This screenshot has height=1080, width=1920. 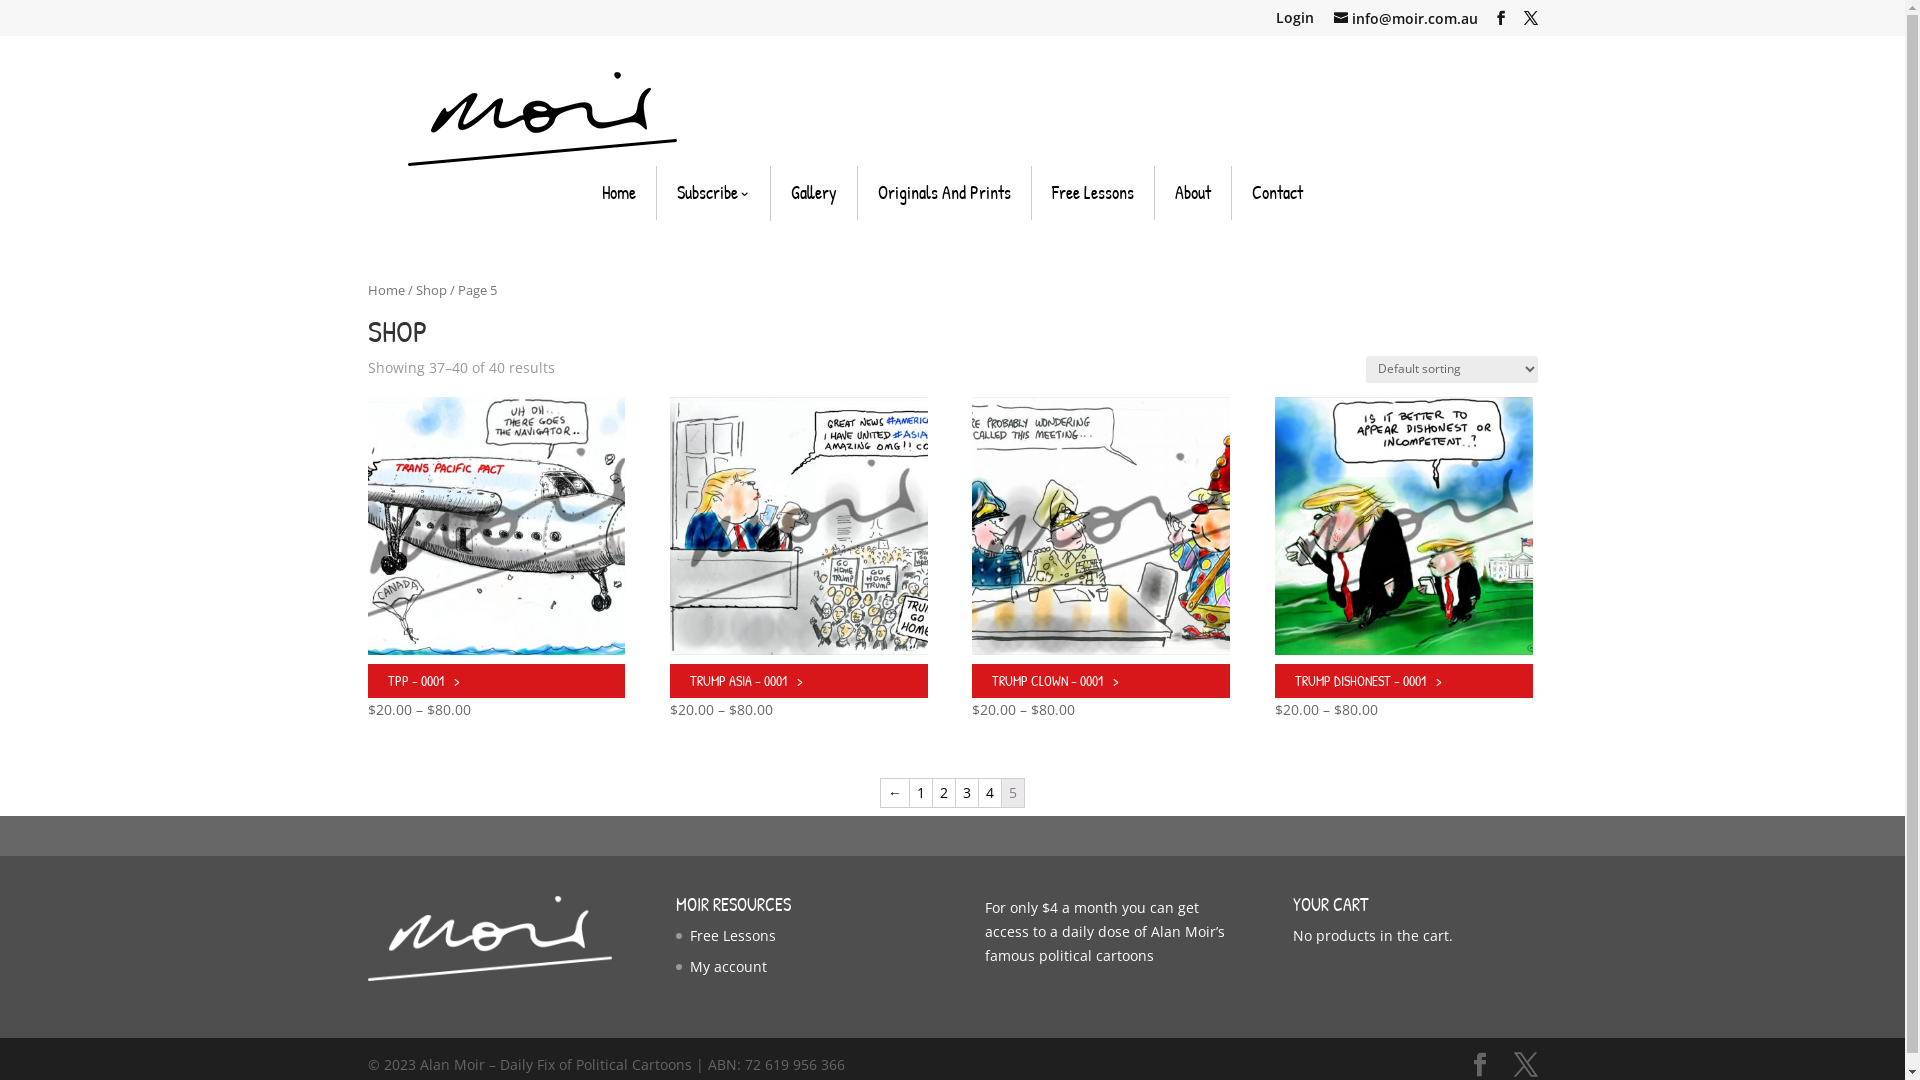 What do you see at coordinates (943, 192) in the screenshot?
I see `'Originals And Prints'` at bounding box center [943, 192].